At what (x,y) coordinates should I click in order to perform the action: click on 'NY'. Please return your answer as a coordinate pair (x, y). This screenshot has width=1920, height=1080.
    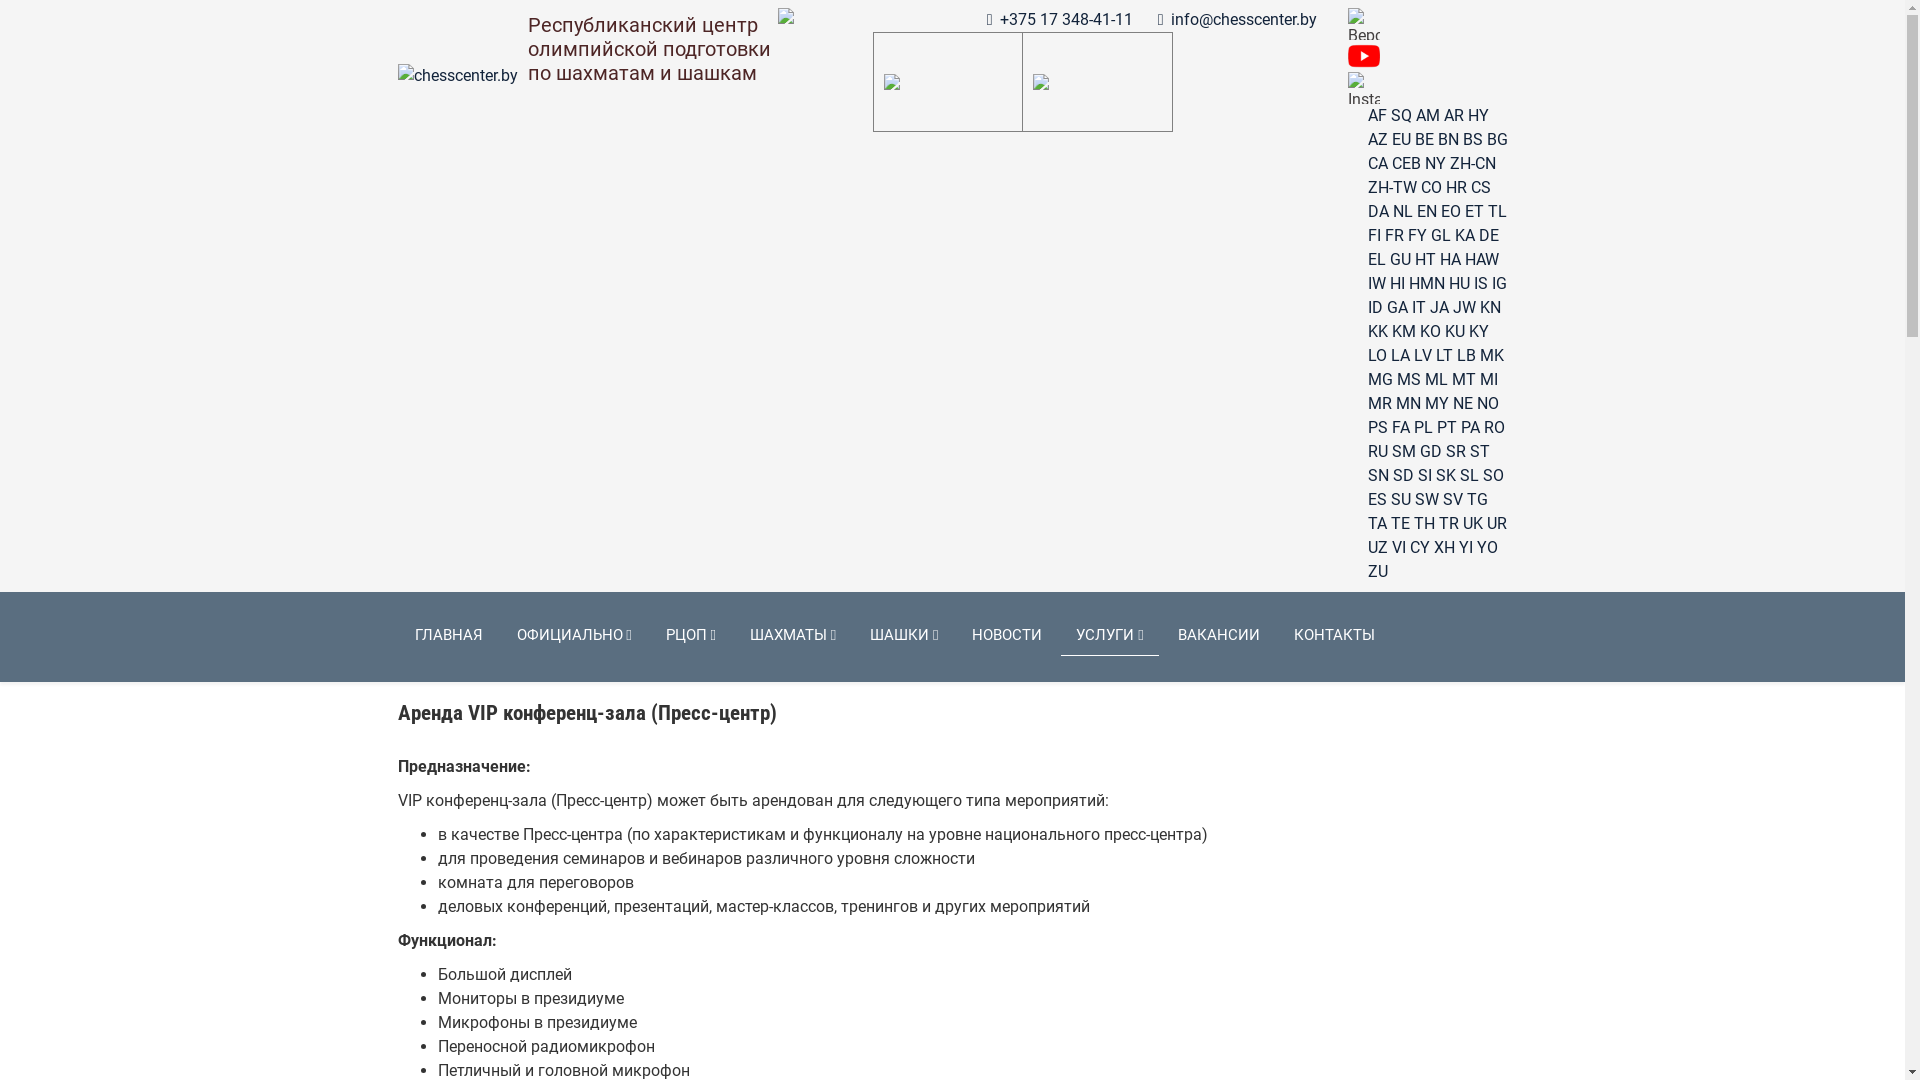
    Looking at the image, I should click on (1433, 162).